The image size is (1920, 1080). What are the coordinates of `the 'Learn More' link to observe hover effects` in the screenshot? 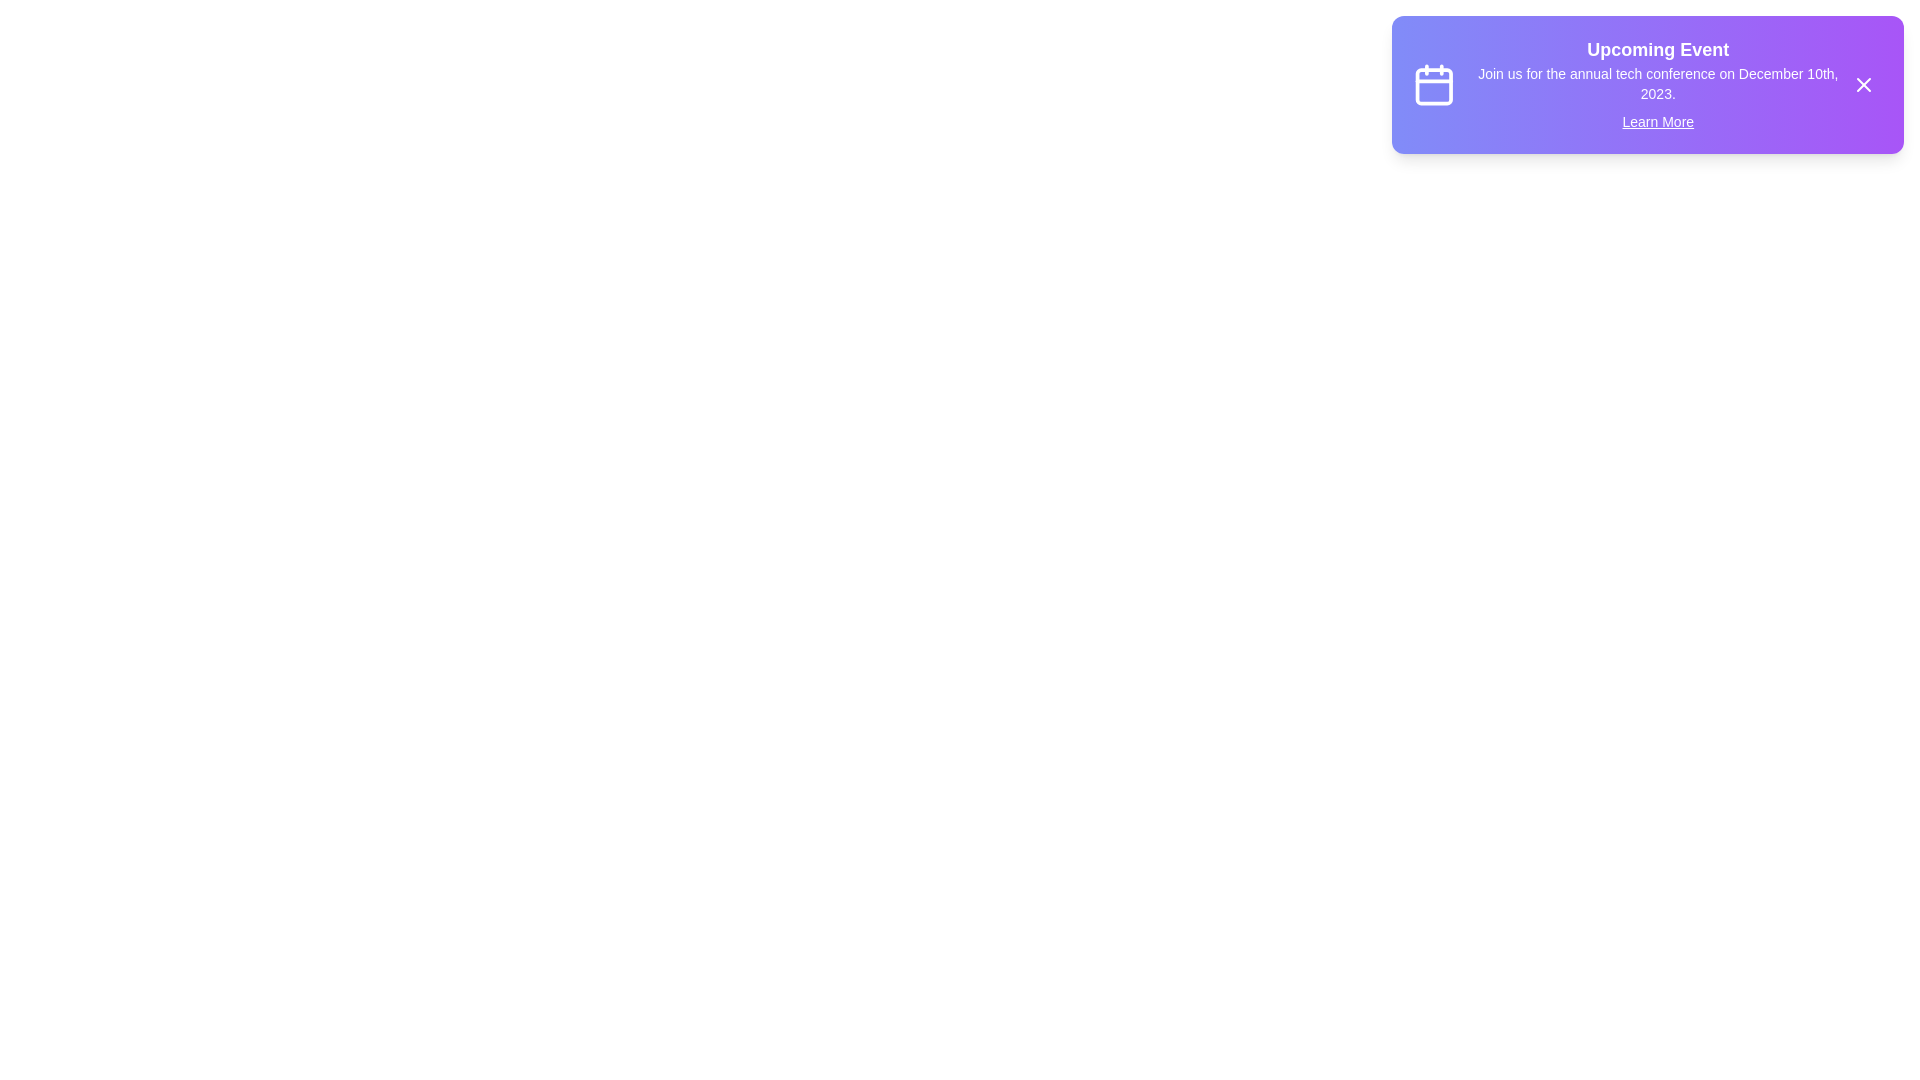 It's located at (1657, 122).